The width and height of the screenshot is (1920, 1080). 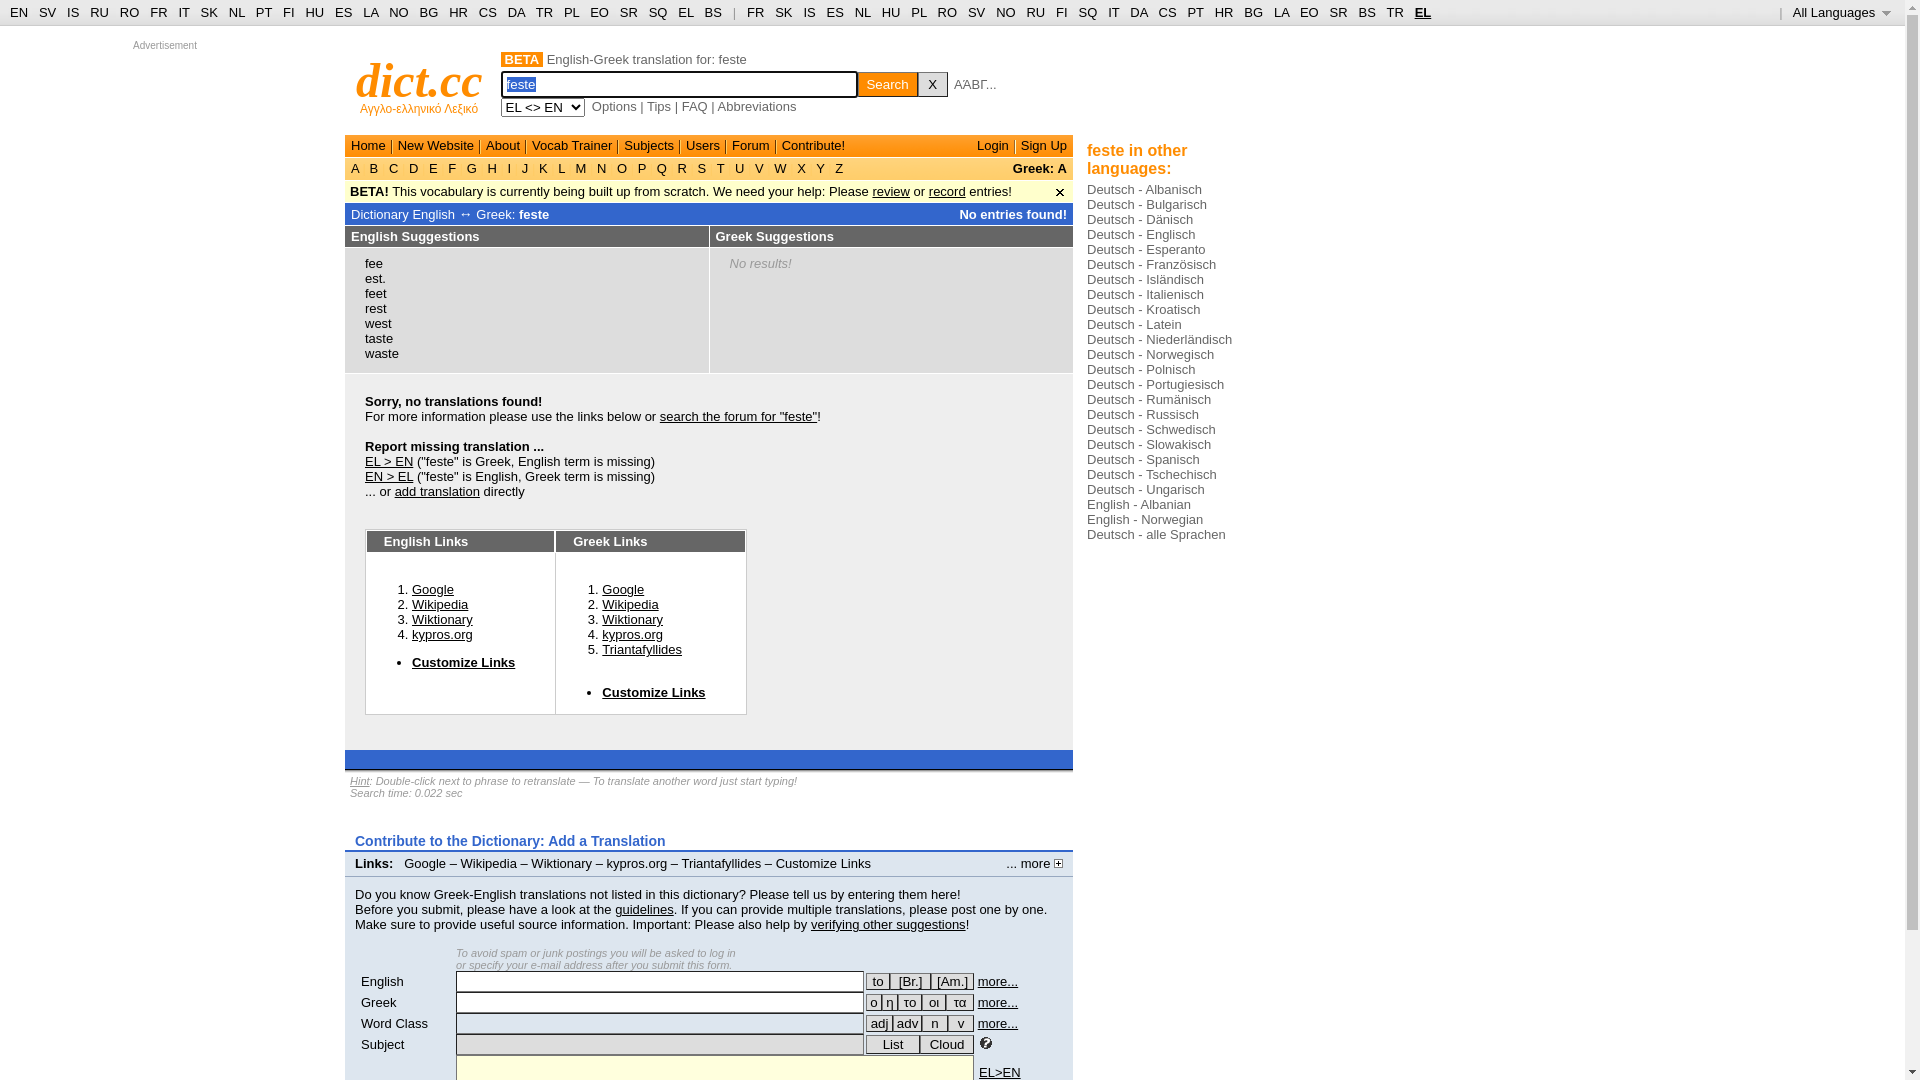 What do you see at coordinates (642, 167) in the screenshot?
I see `'P'` at bounding box center [642, 167].